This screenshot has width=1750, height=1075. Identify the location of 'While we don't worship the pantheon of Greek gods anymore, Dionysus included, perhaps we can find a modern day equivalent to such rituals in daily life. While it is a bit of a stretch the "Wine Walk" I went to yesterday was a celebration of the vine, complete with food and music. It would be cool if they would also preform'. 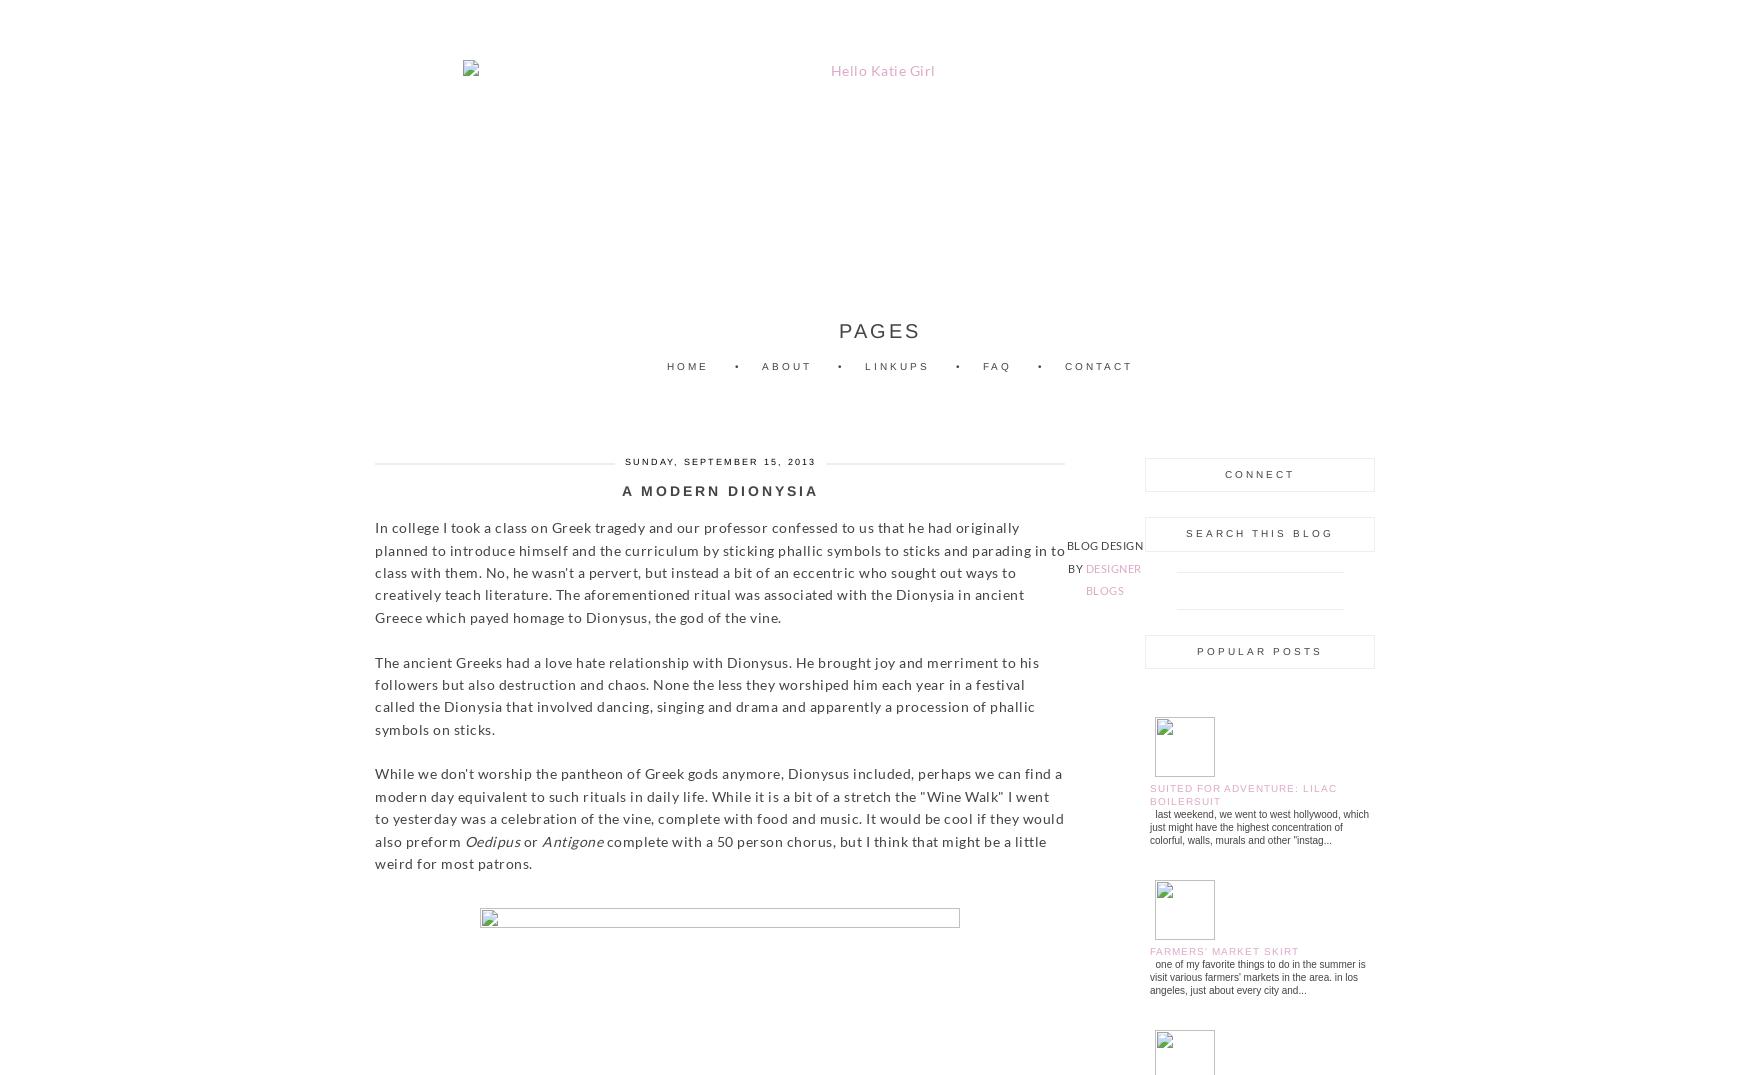
(719, 806).